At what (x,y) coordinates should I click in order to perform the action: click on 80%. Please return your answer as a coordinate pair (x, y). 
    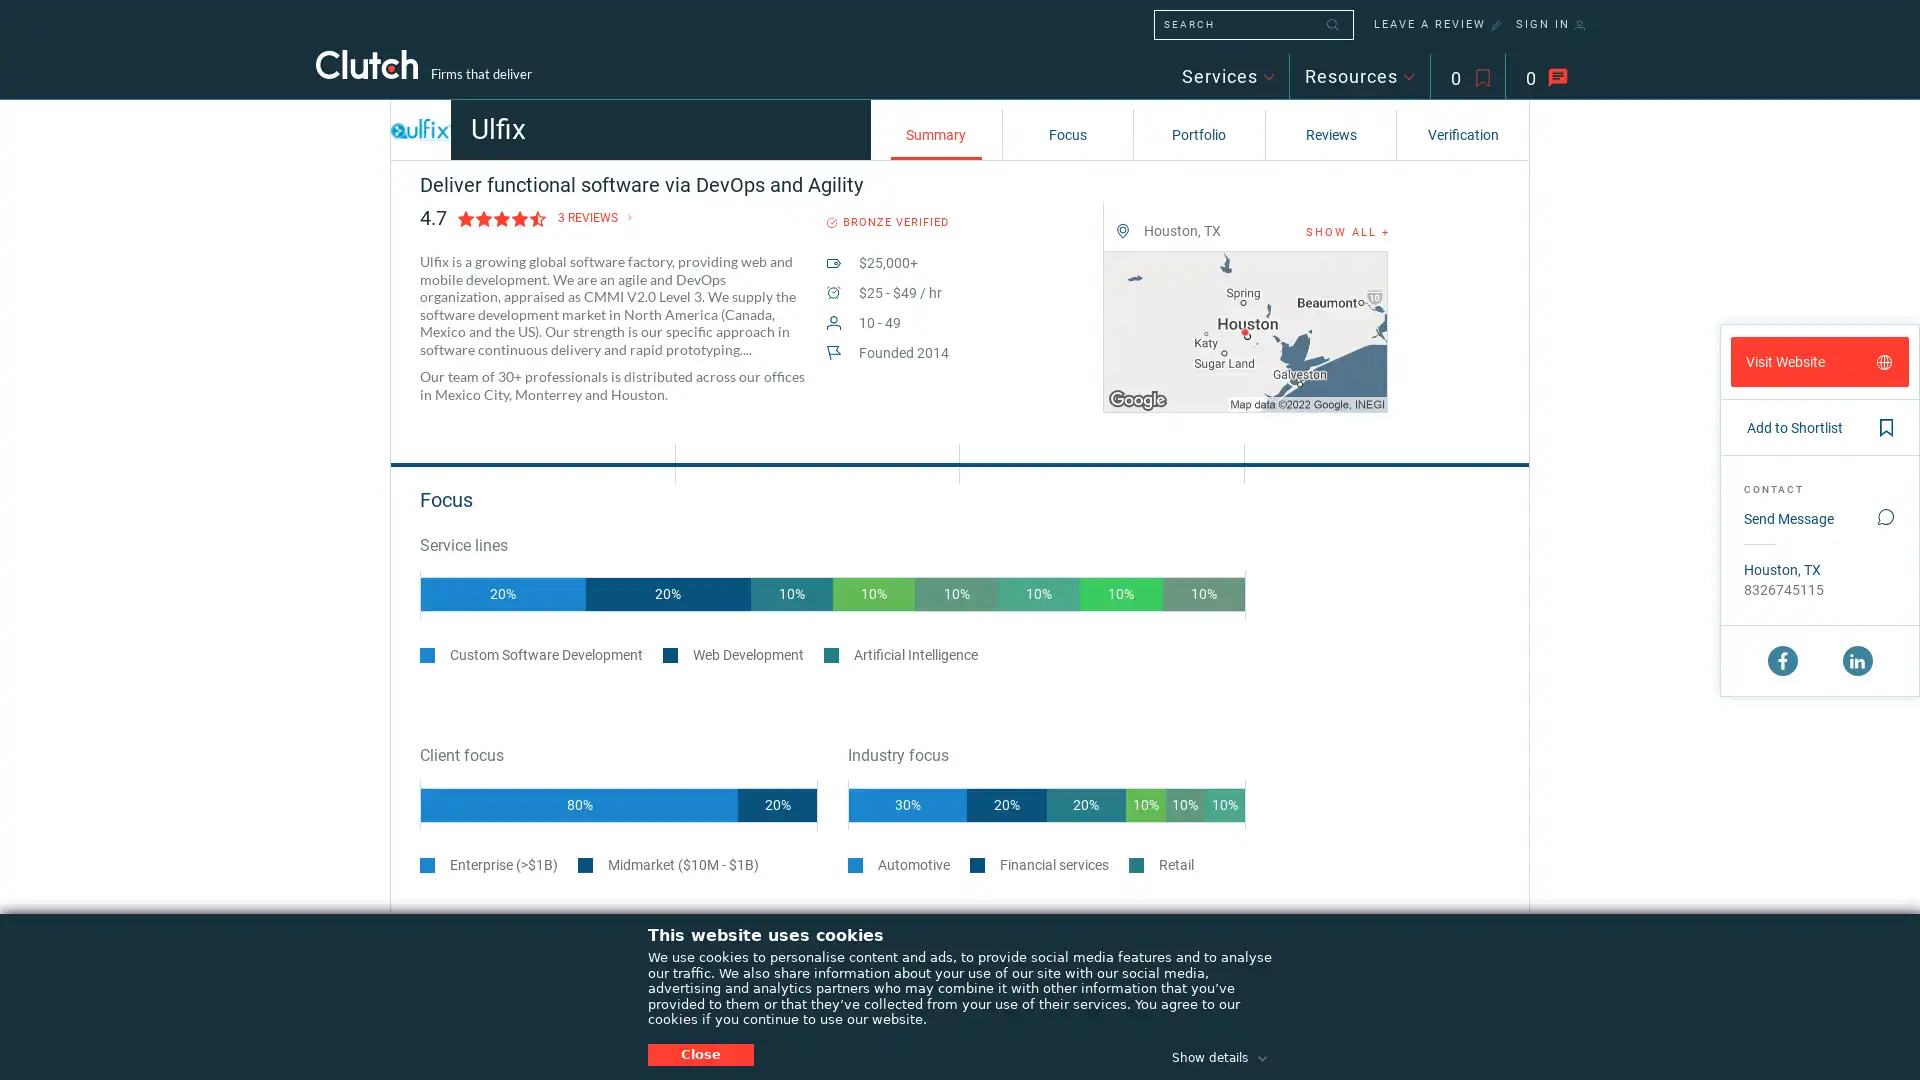
    Looking at the image, I should click on (578, 803).